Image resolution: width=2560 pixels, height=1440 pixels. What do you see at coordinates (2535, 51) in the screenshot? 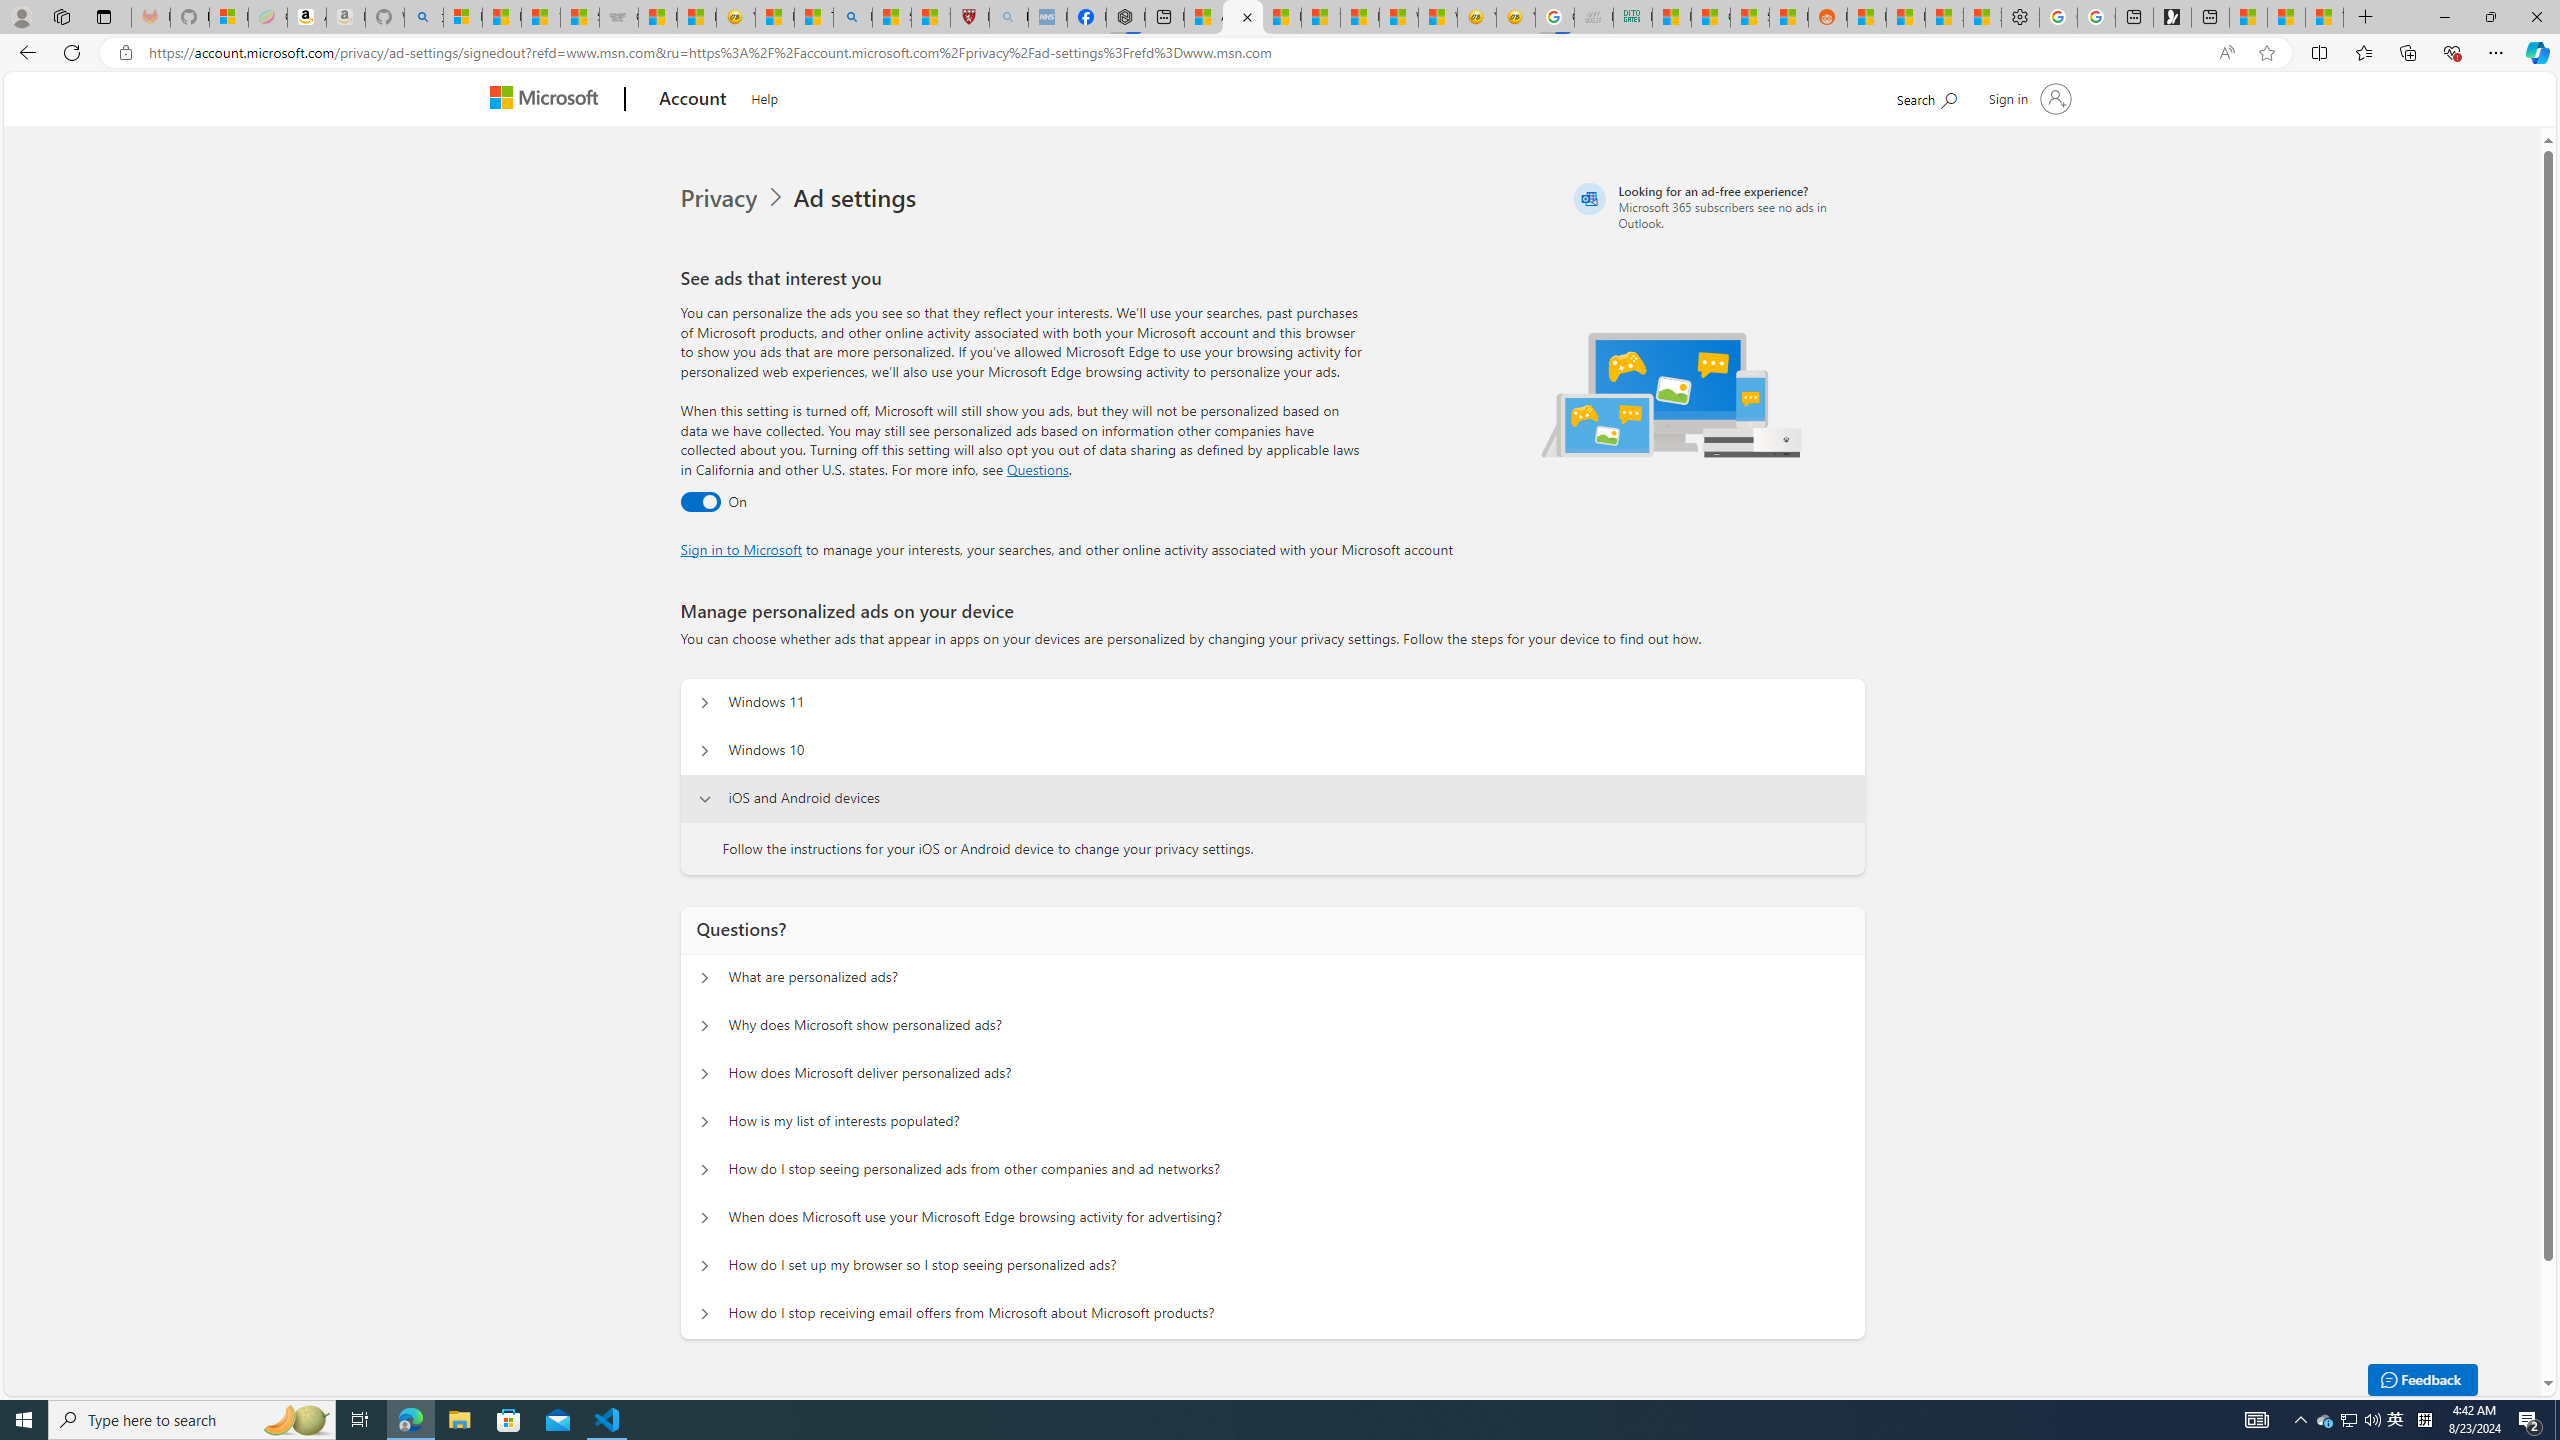
I see `'Copilot (Ctrl+Shift+.)'` at bounding box center [2535, 51].